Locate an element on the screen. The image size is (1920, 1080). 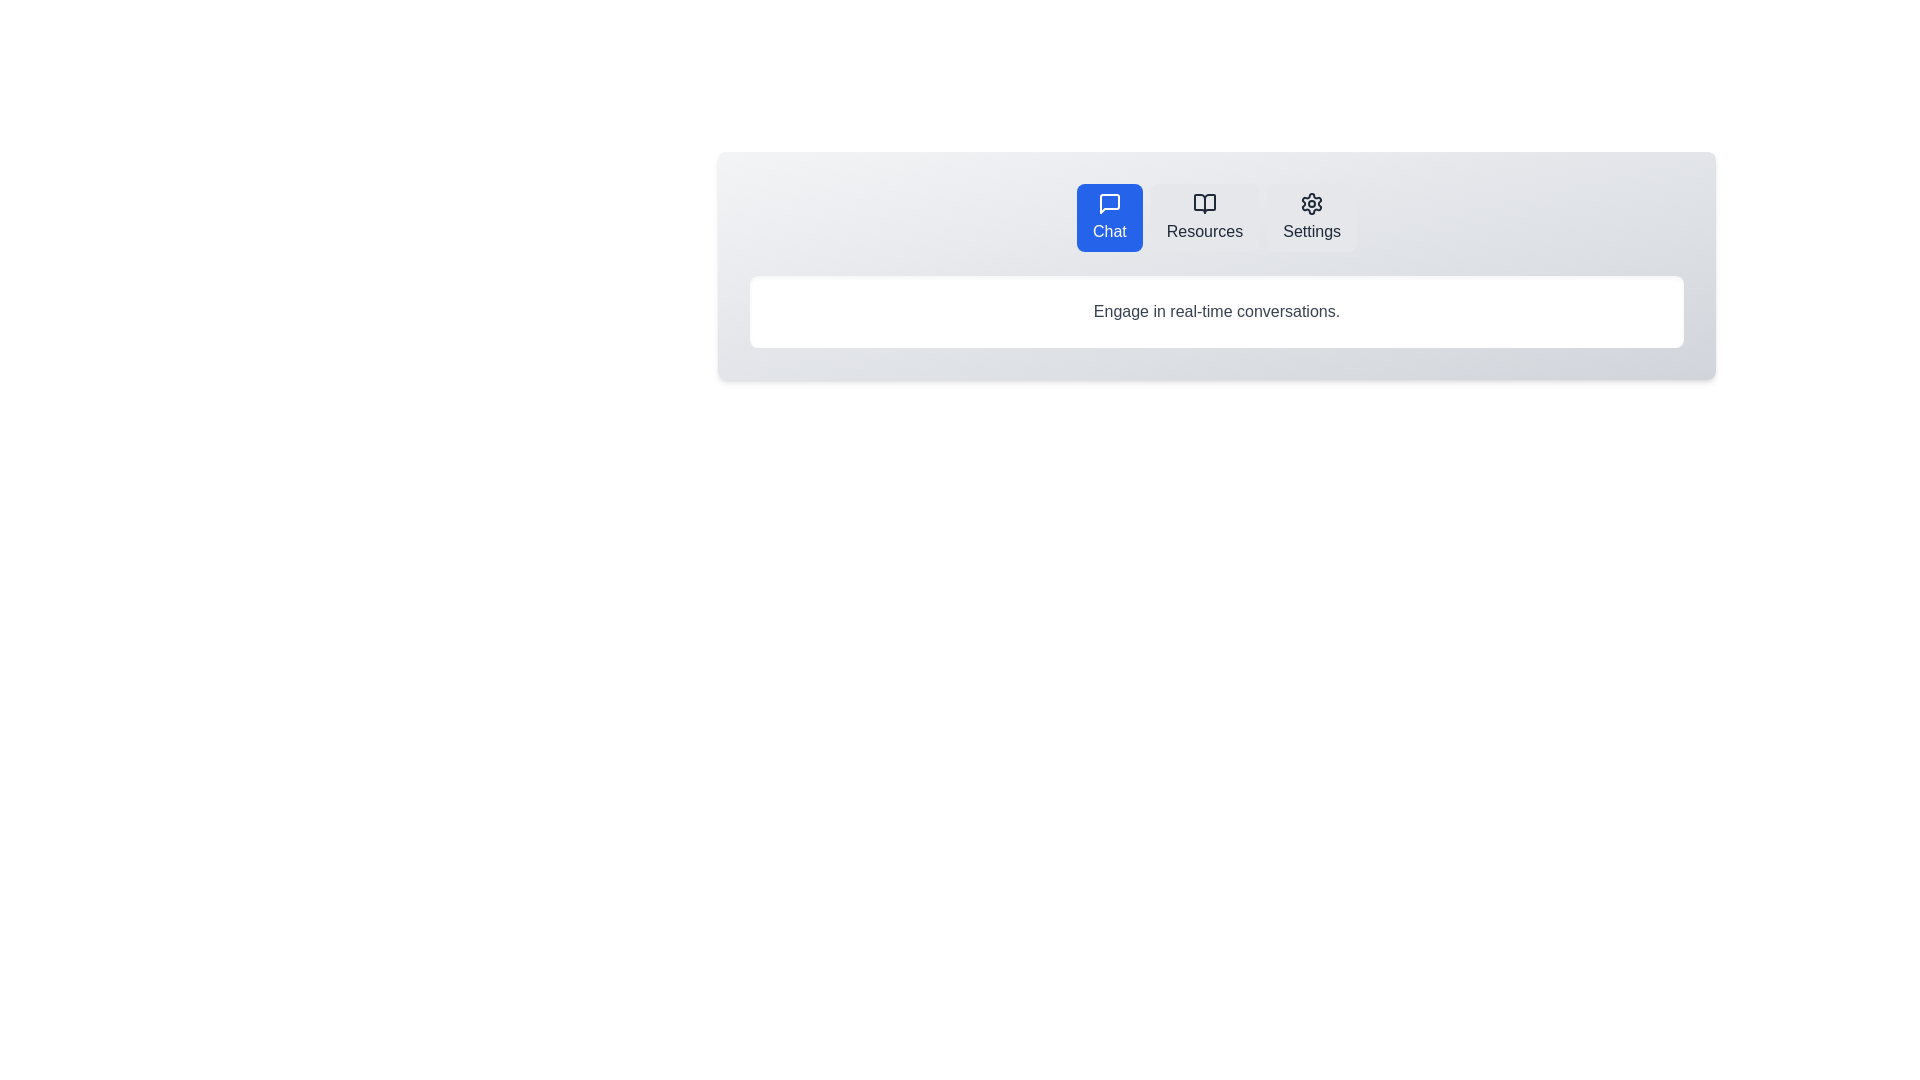
the static text element with the message 'Engage in real-time conversations.' which is displayed in a styled box with a white background and rounded corners, located below the buttons 'Chat,' 'Resources,' and 'Settings.' is located at coordinates (1216, 312).